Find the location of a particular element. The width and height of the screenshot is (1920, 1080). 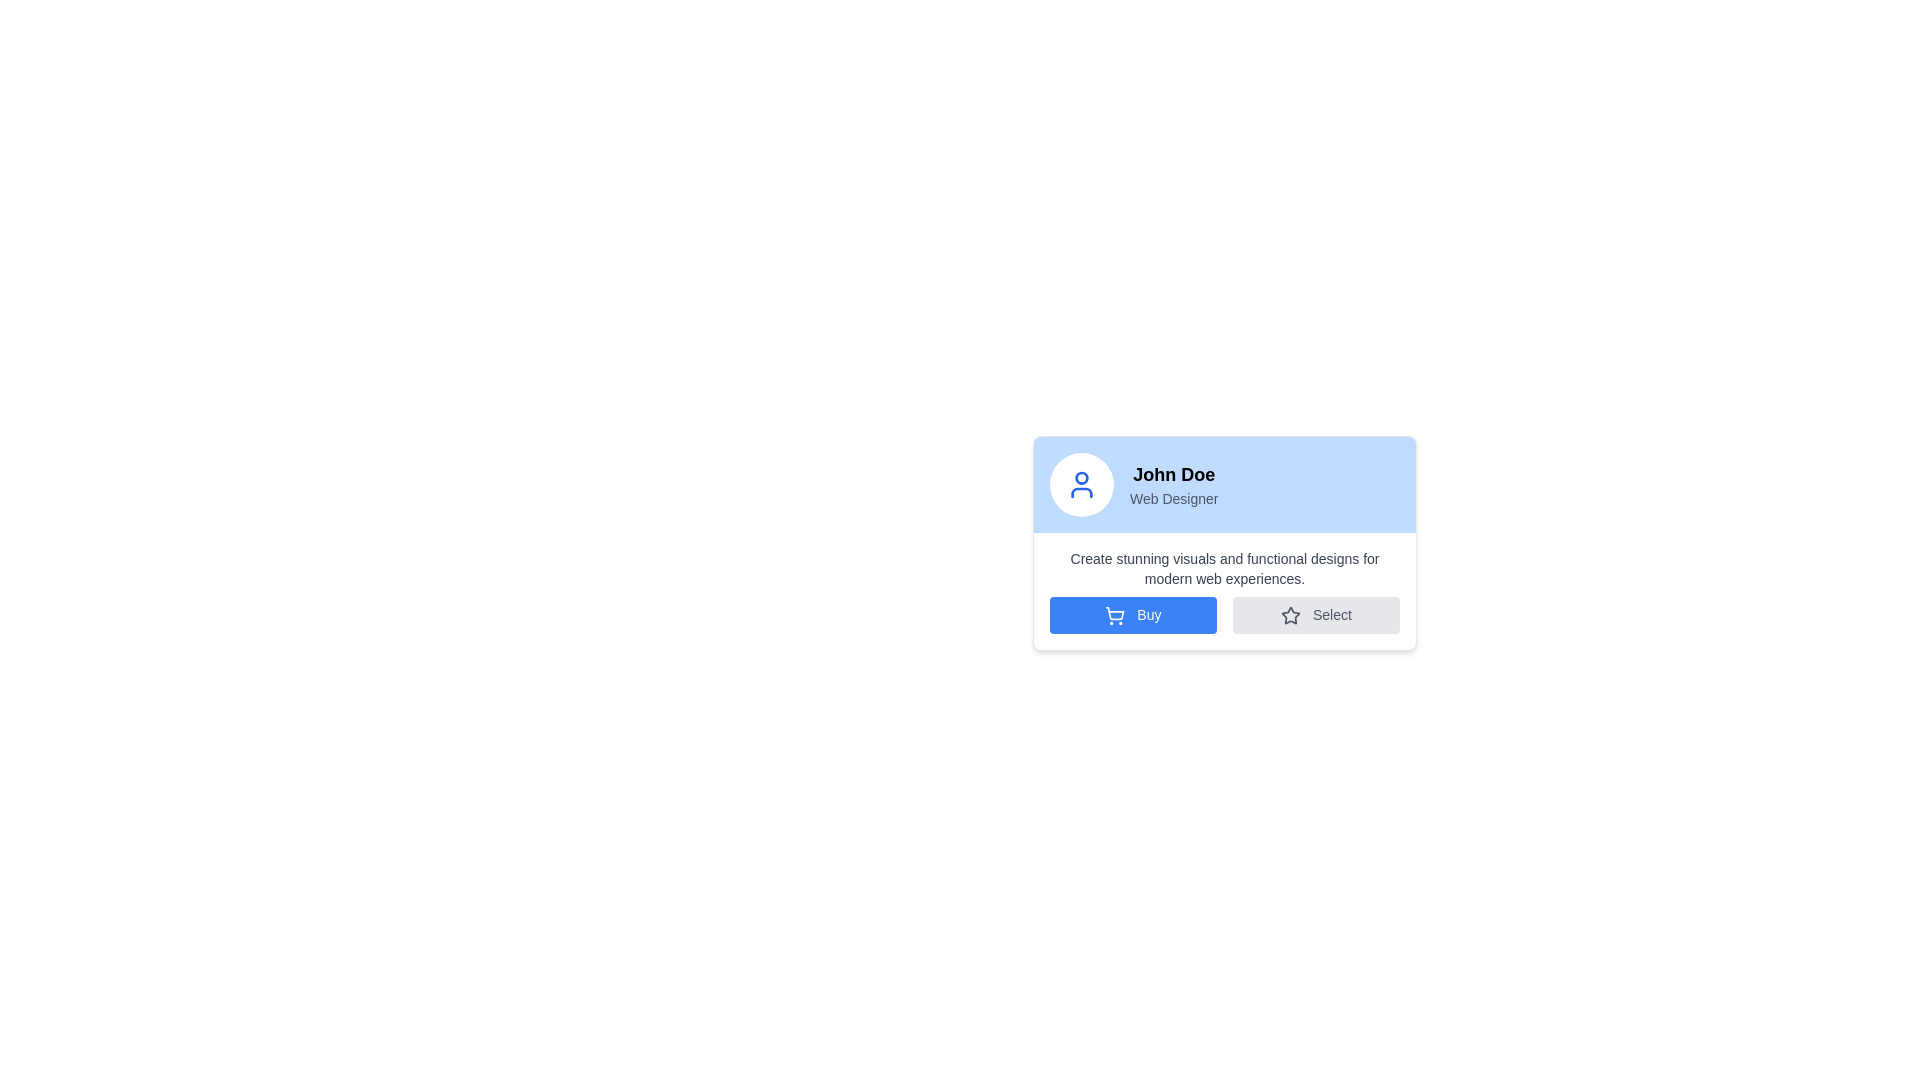

the 'Buy' button that contains the shopping cart icon, which is the largest graphical element in its set of icons is located at coordinates (1114, 612).